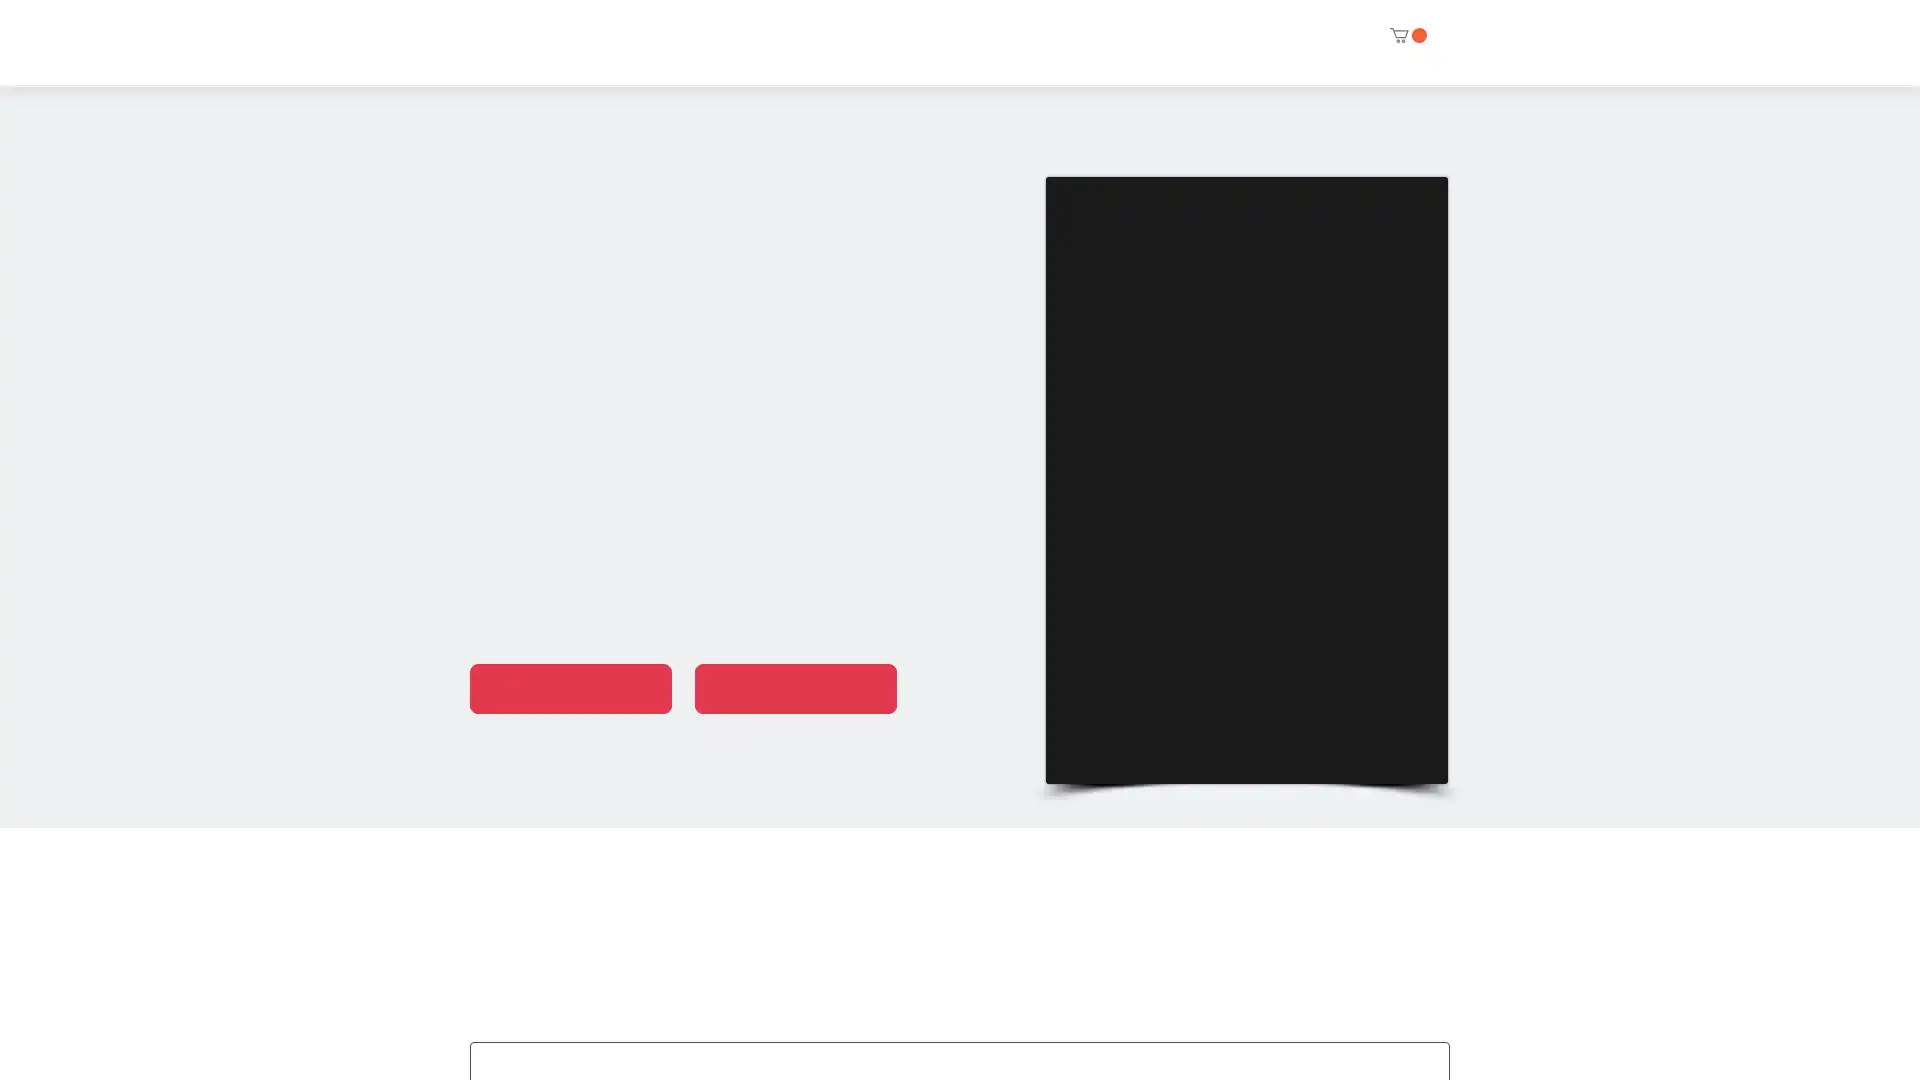 This screenshot has height=1080, width=1920. What do you see at coordinates (532, 998) in the screenshot?
I see `ALL BOOKS` at bounding box center [532, 998].